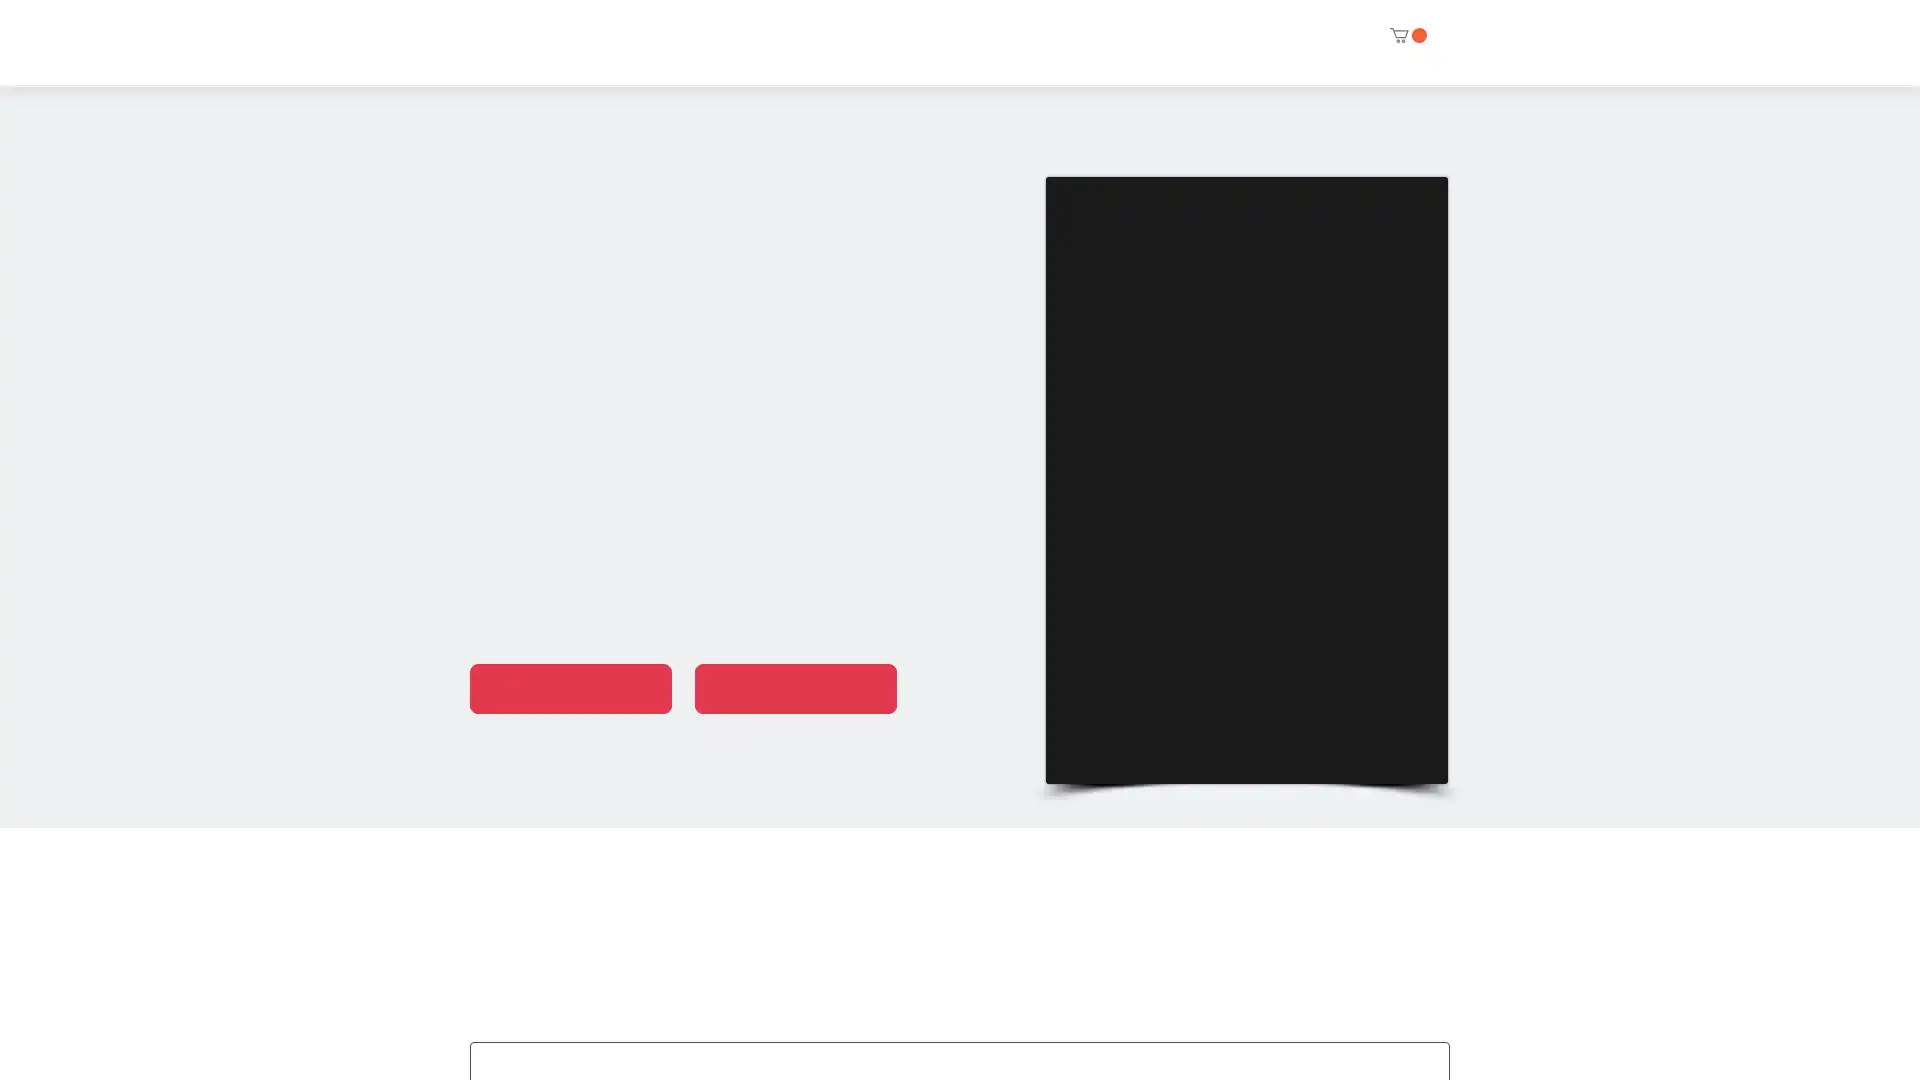 This screenshot has height=1080, width=1920. What do you see at coordinates (532, 998) in the screenshot?
I see `ALL BOOKS` at bounding box center [532, 998].